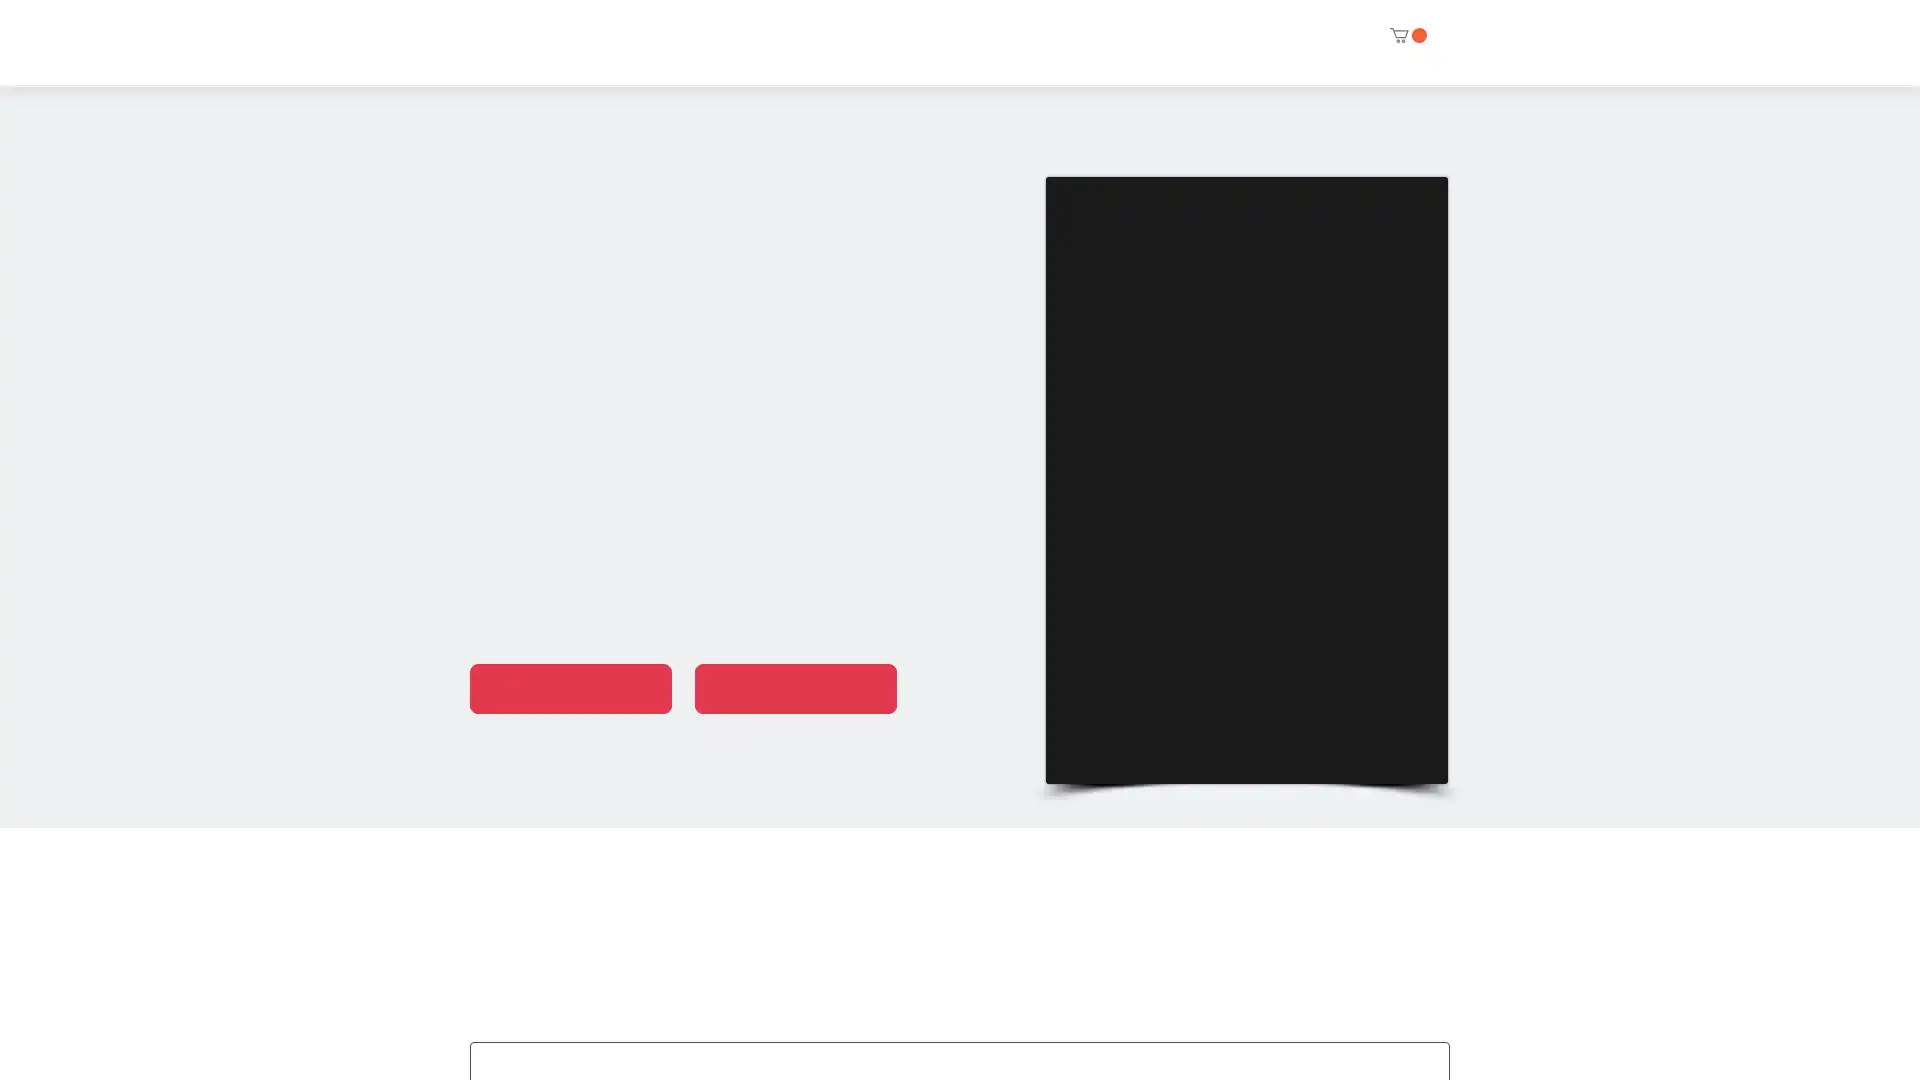 This screenshot has height=1080, width=1920. What do you see at coordinates (532, 998) in the screenshot?
I see `ALL BOOKS` at bounding box center [532, 998].